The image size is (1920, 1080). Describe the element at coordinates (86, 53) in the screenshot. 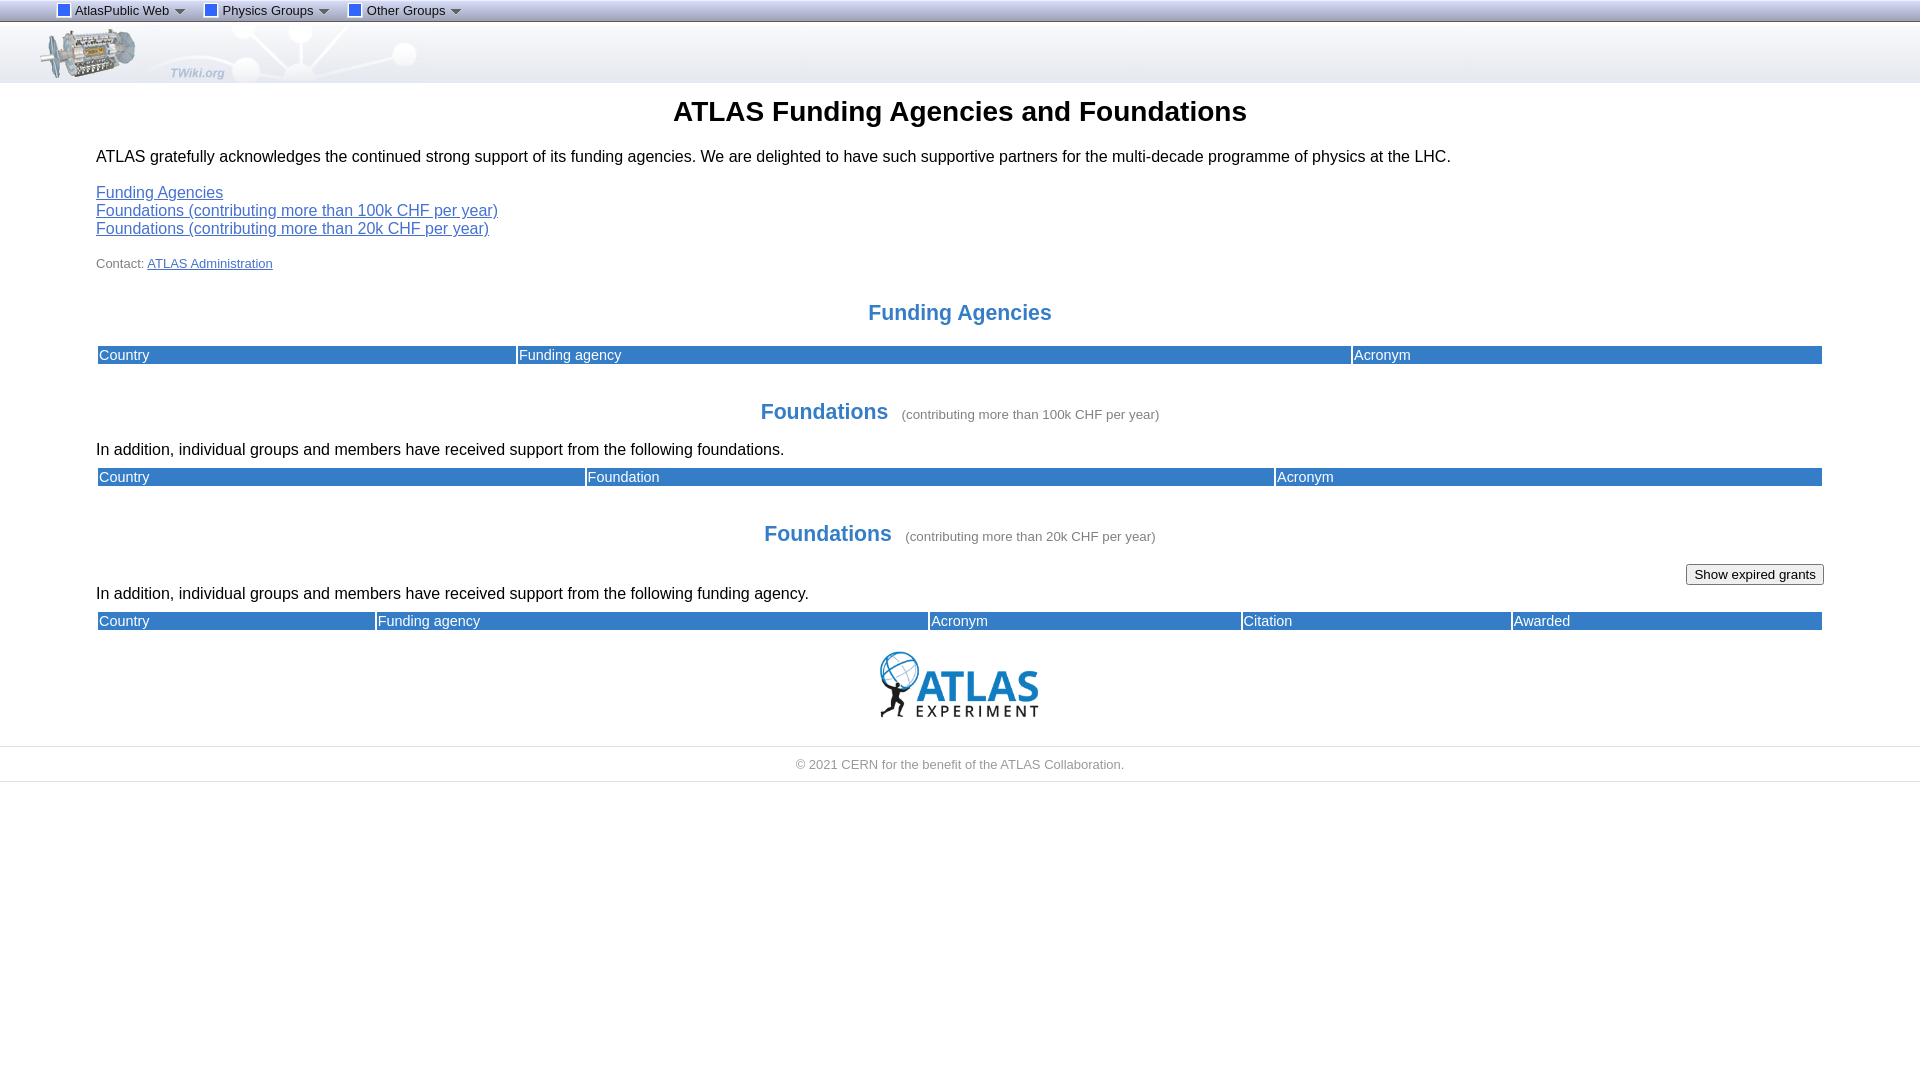

I see `'ATLAS'` at that location.